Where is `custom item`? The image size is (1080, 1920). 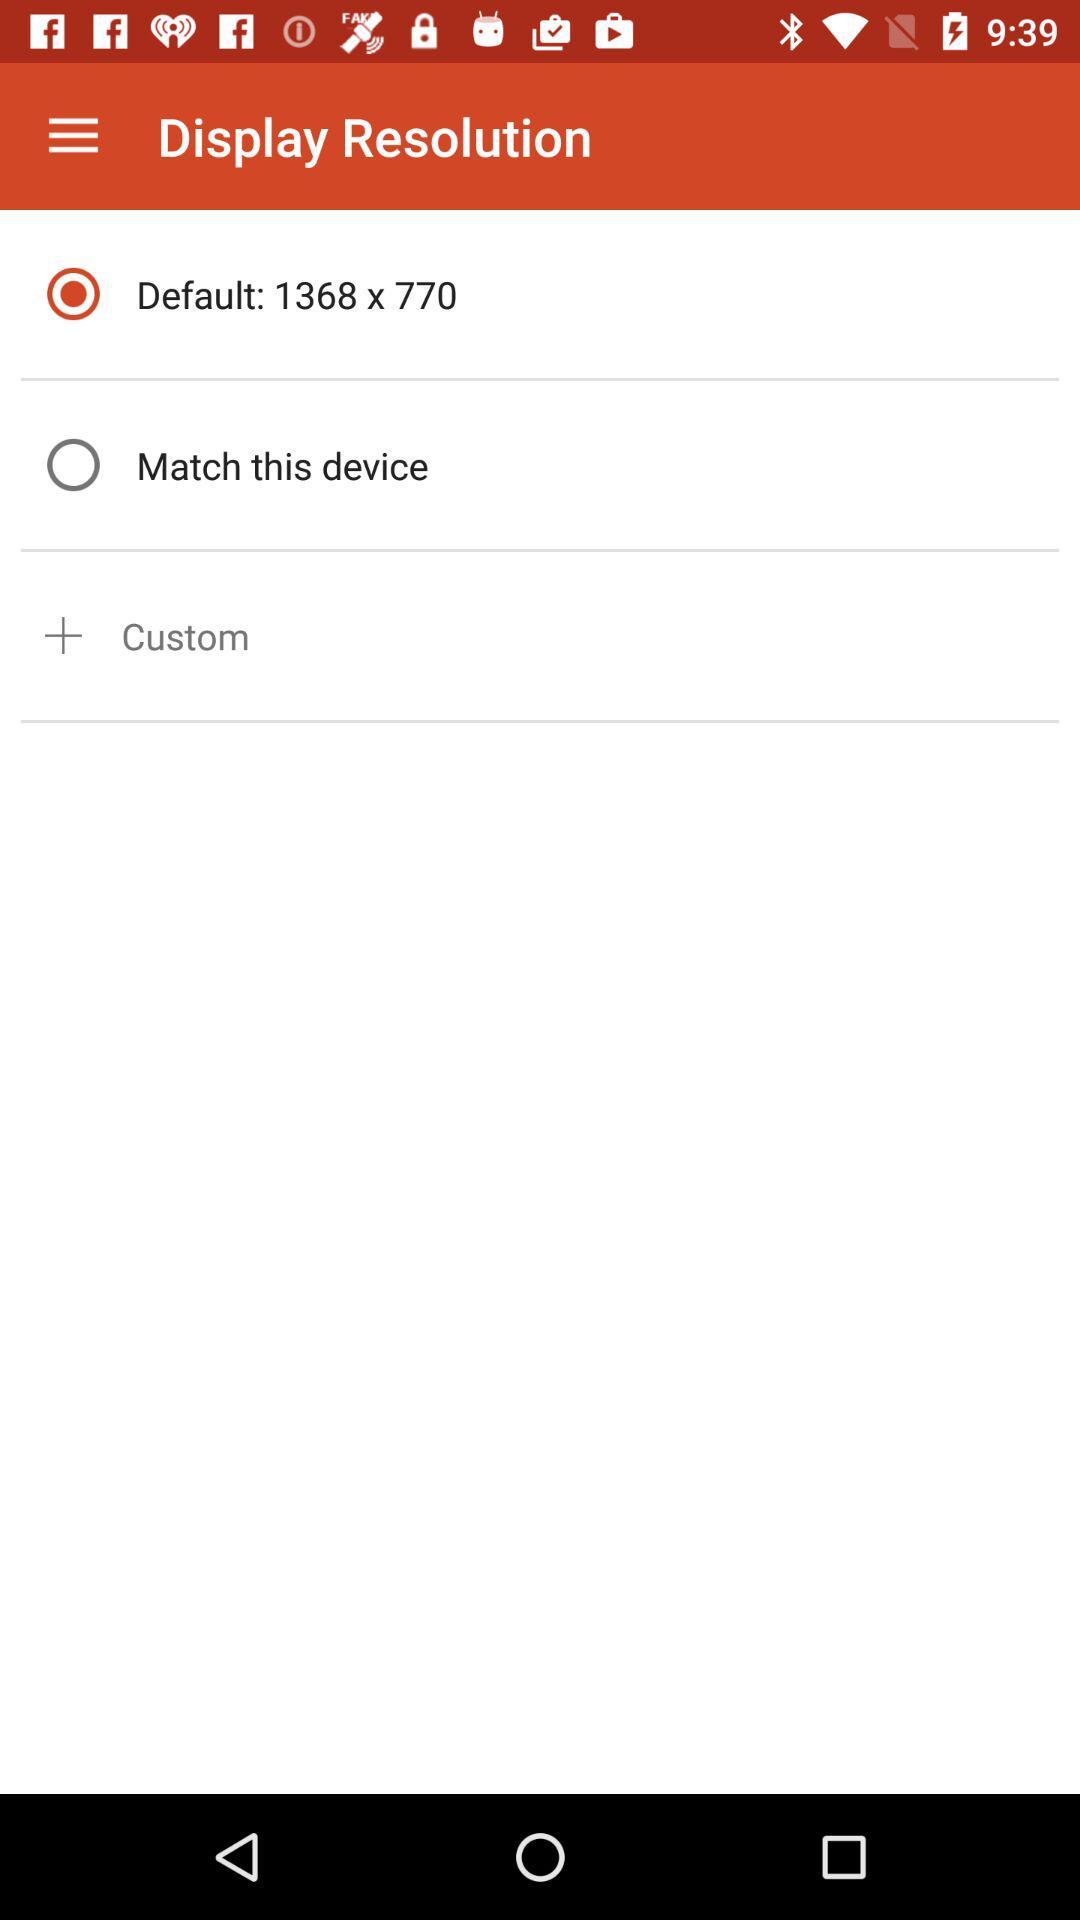
custom item is located at coordinates (185, 634).